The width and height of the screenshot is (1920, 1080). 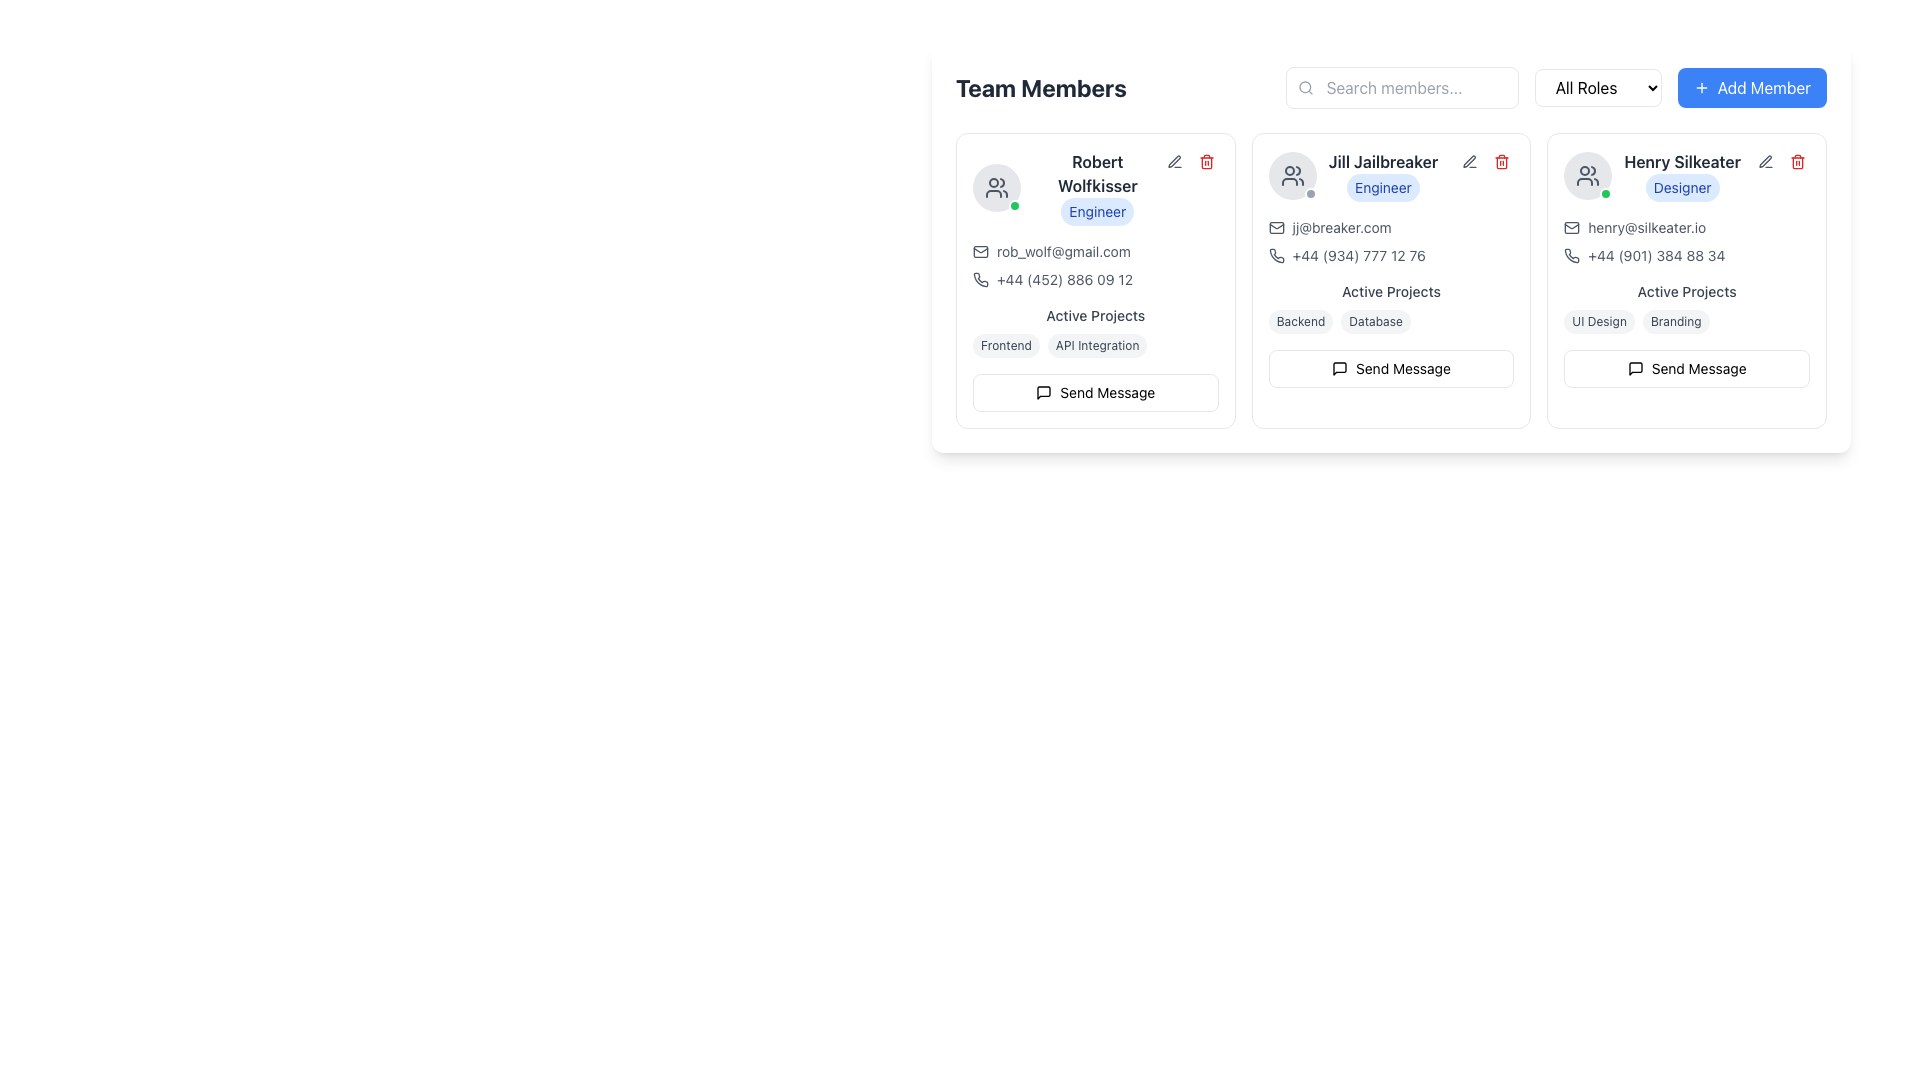 I want to click on the email address located in the informational card for 'Robert Wolfkisser' under the 'Team Members' section, so click(x=1094, y=265).